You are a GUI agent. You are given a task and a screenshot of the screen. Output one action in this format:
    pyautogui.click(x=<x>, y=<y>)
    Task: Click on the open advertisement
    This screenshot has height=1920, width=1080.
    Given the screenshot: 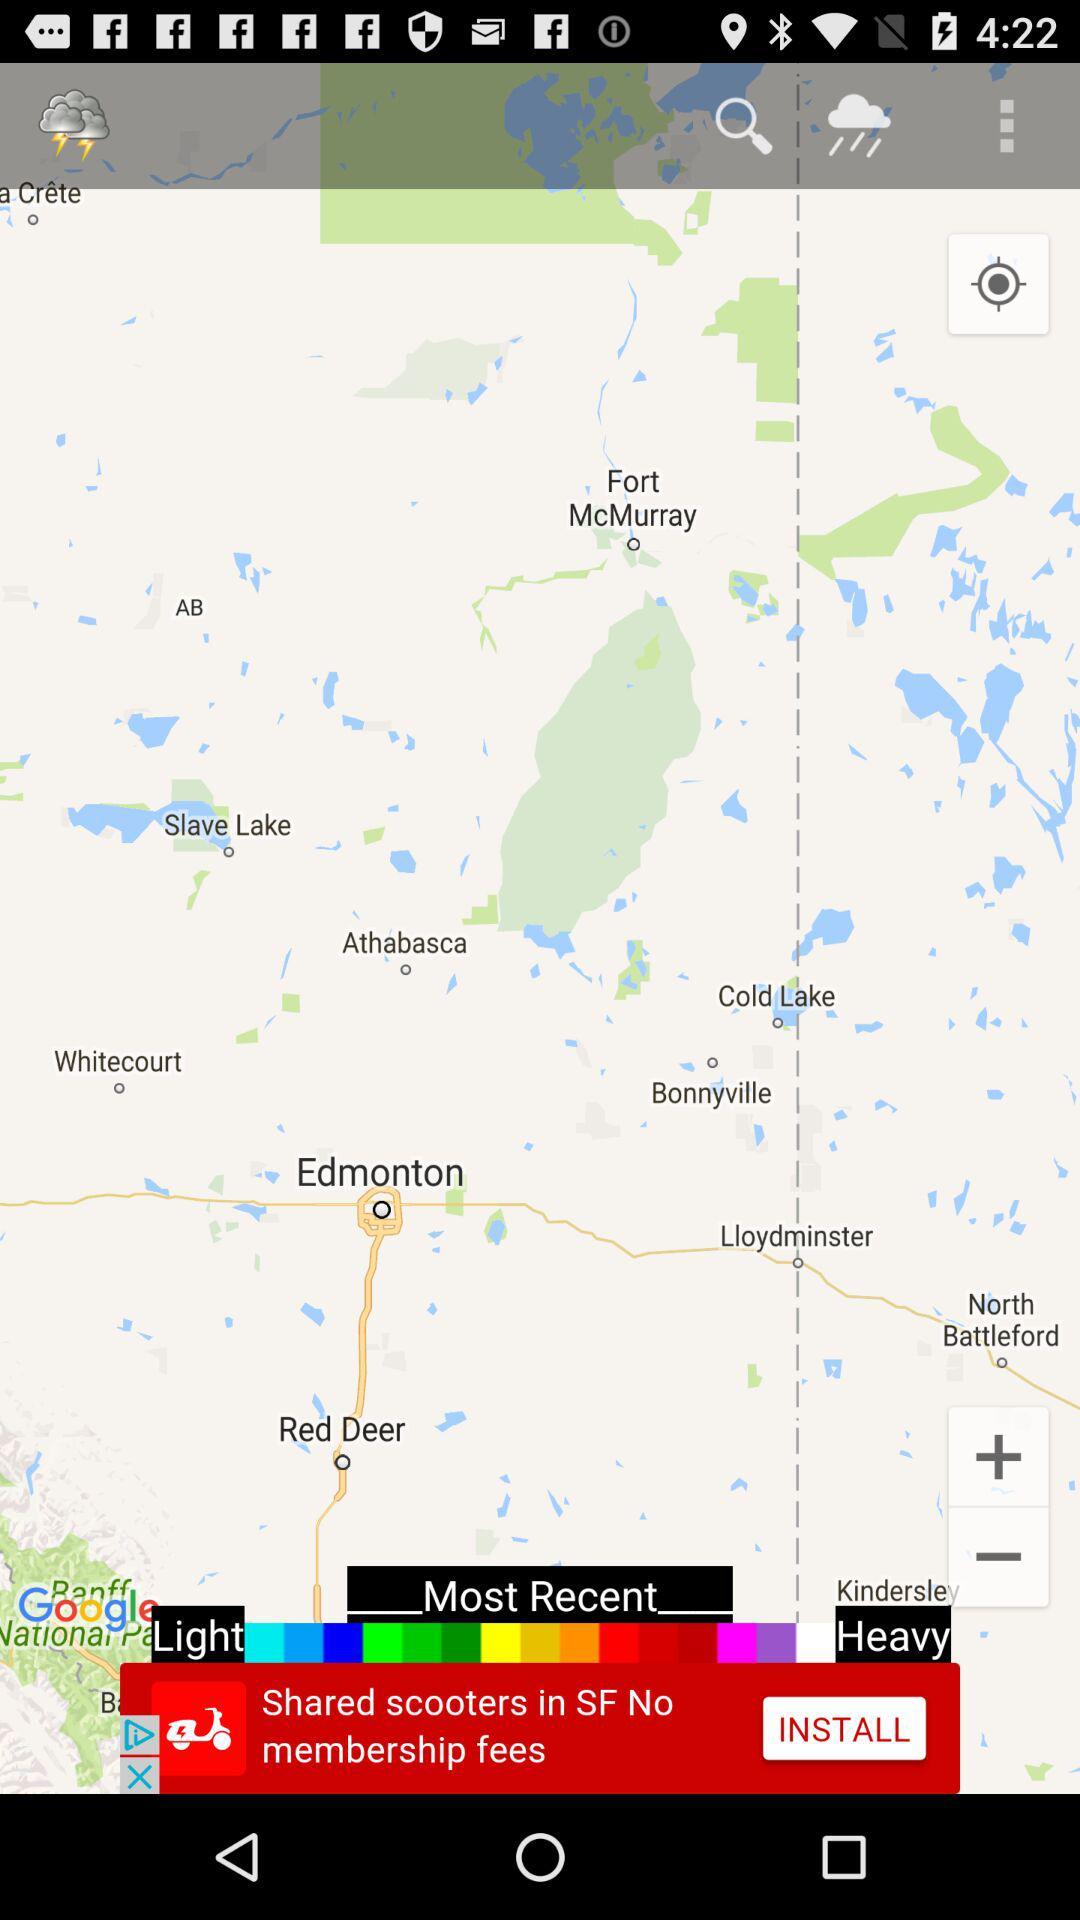 What is the action you would take?
    pyautogui.click(x=540, y=1727)
    